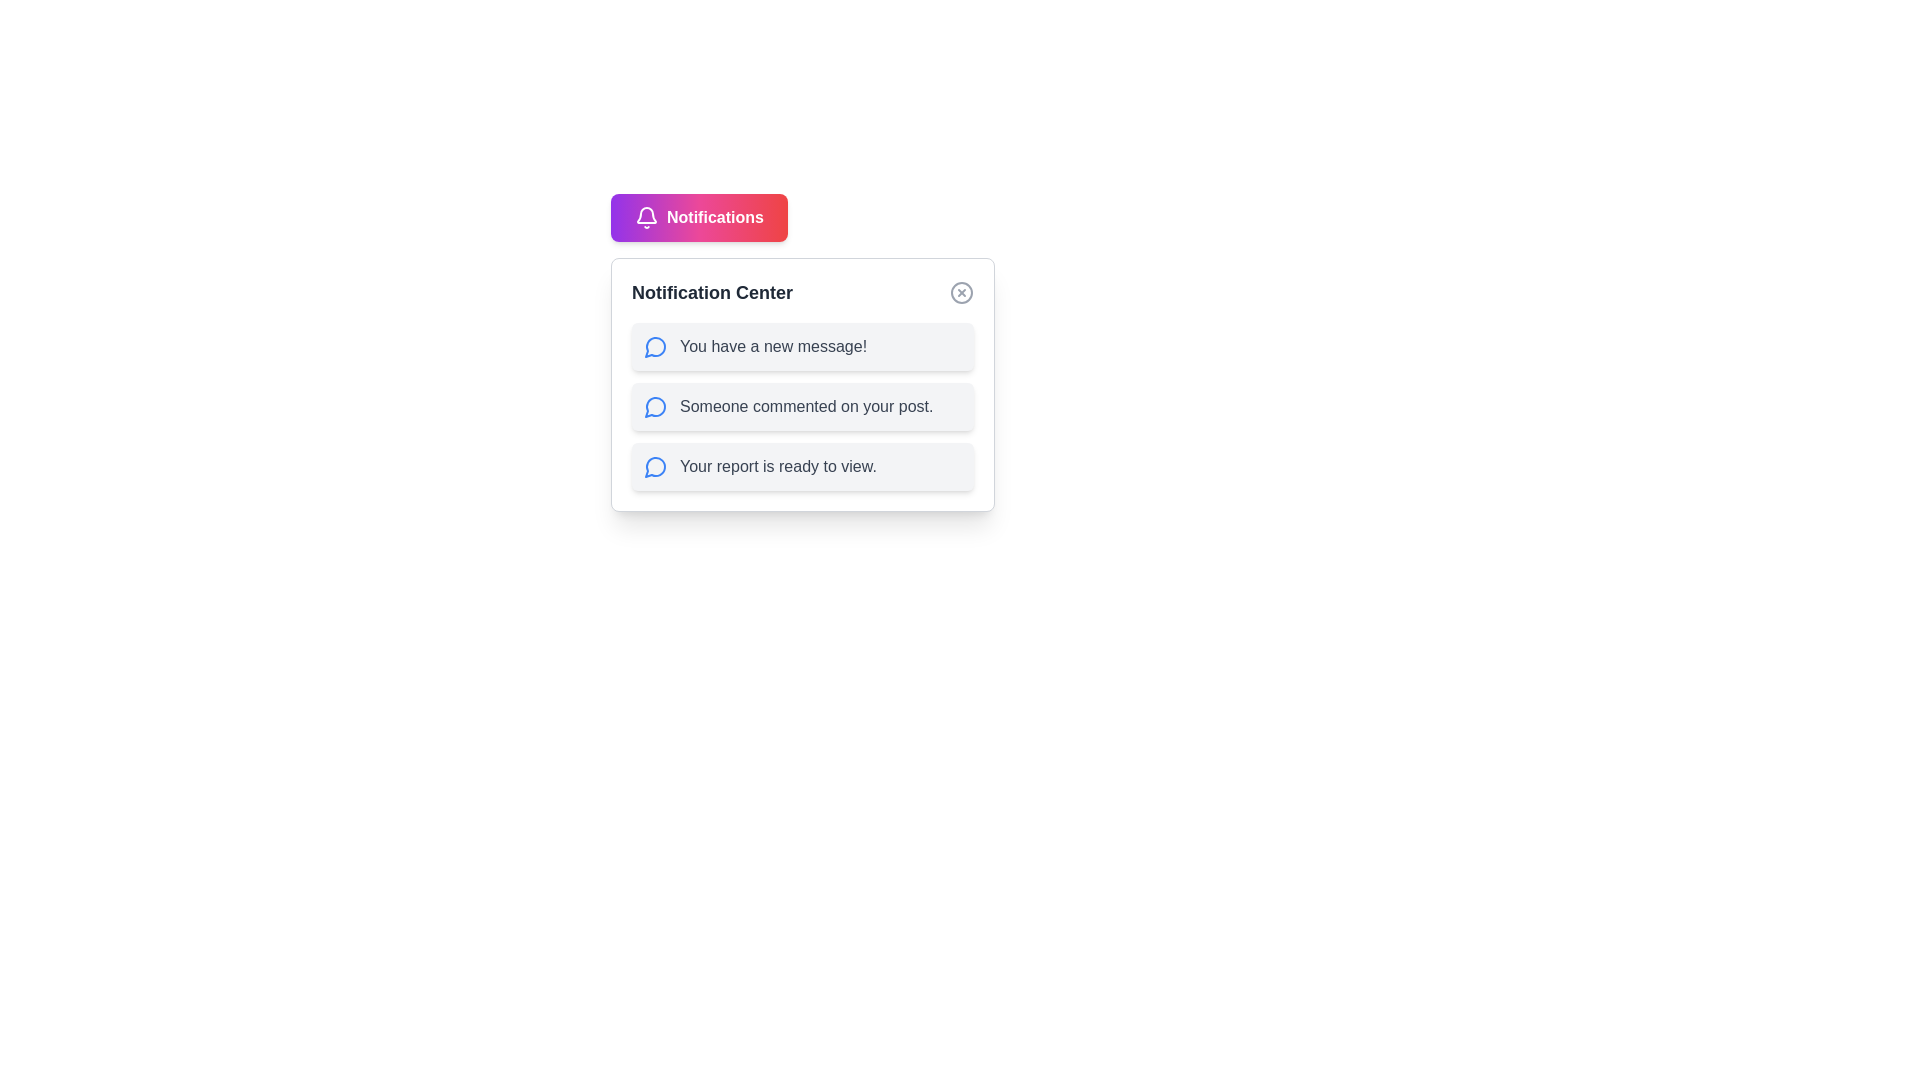 The image size is (1920, 1080). Describe the element at coordinates (647, 215) in the screenshot. I see `visual appearance of the bell-shaped notification icon located above the 'Notifications' label in the notification pane` at that location.